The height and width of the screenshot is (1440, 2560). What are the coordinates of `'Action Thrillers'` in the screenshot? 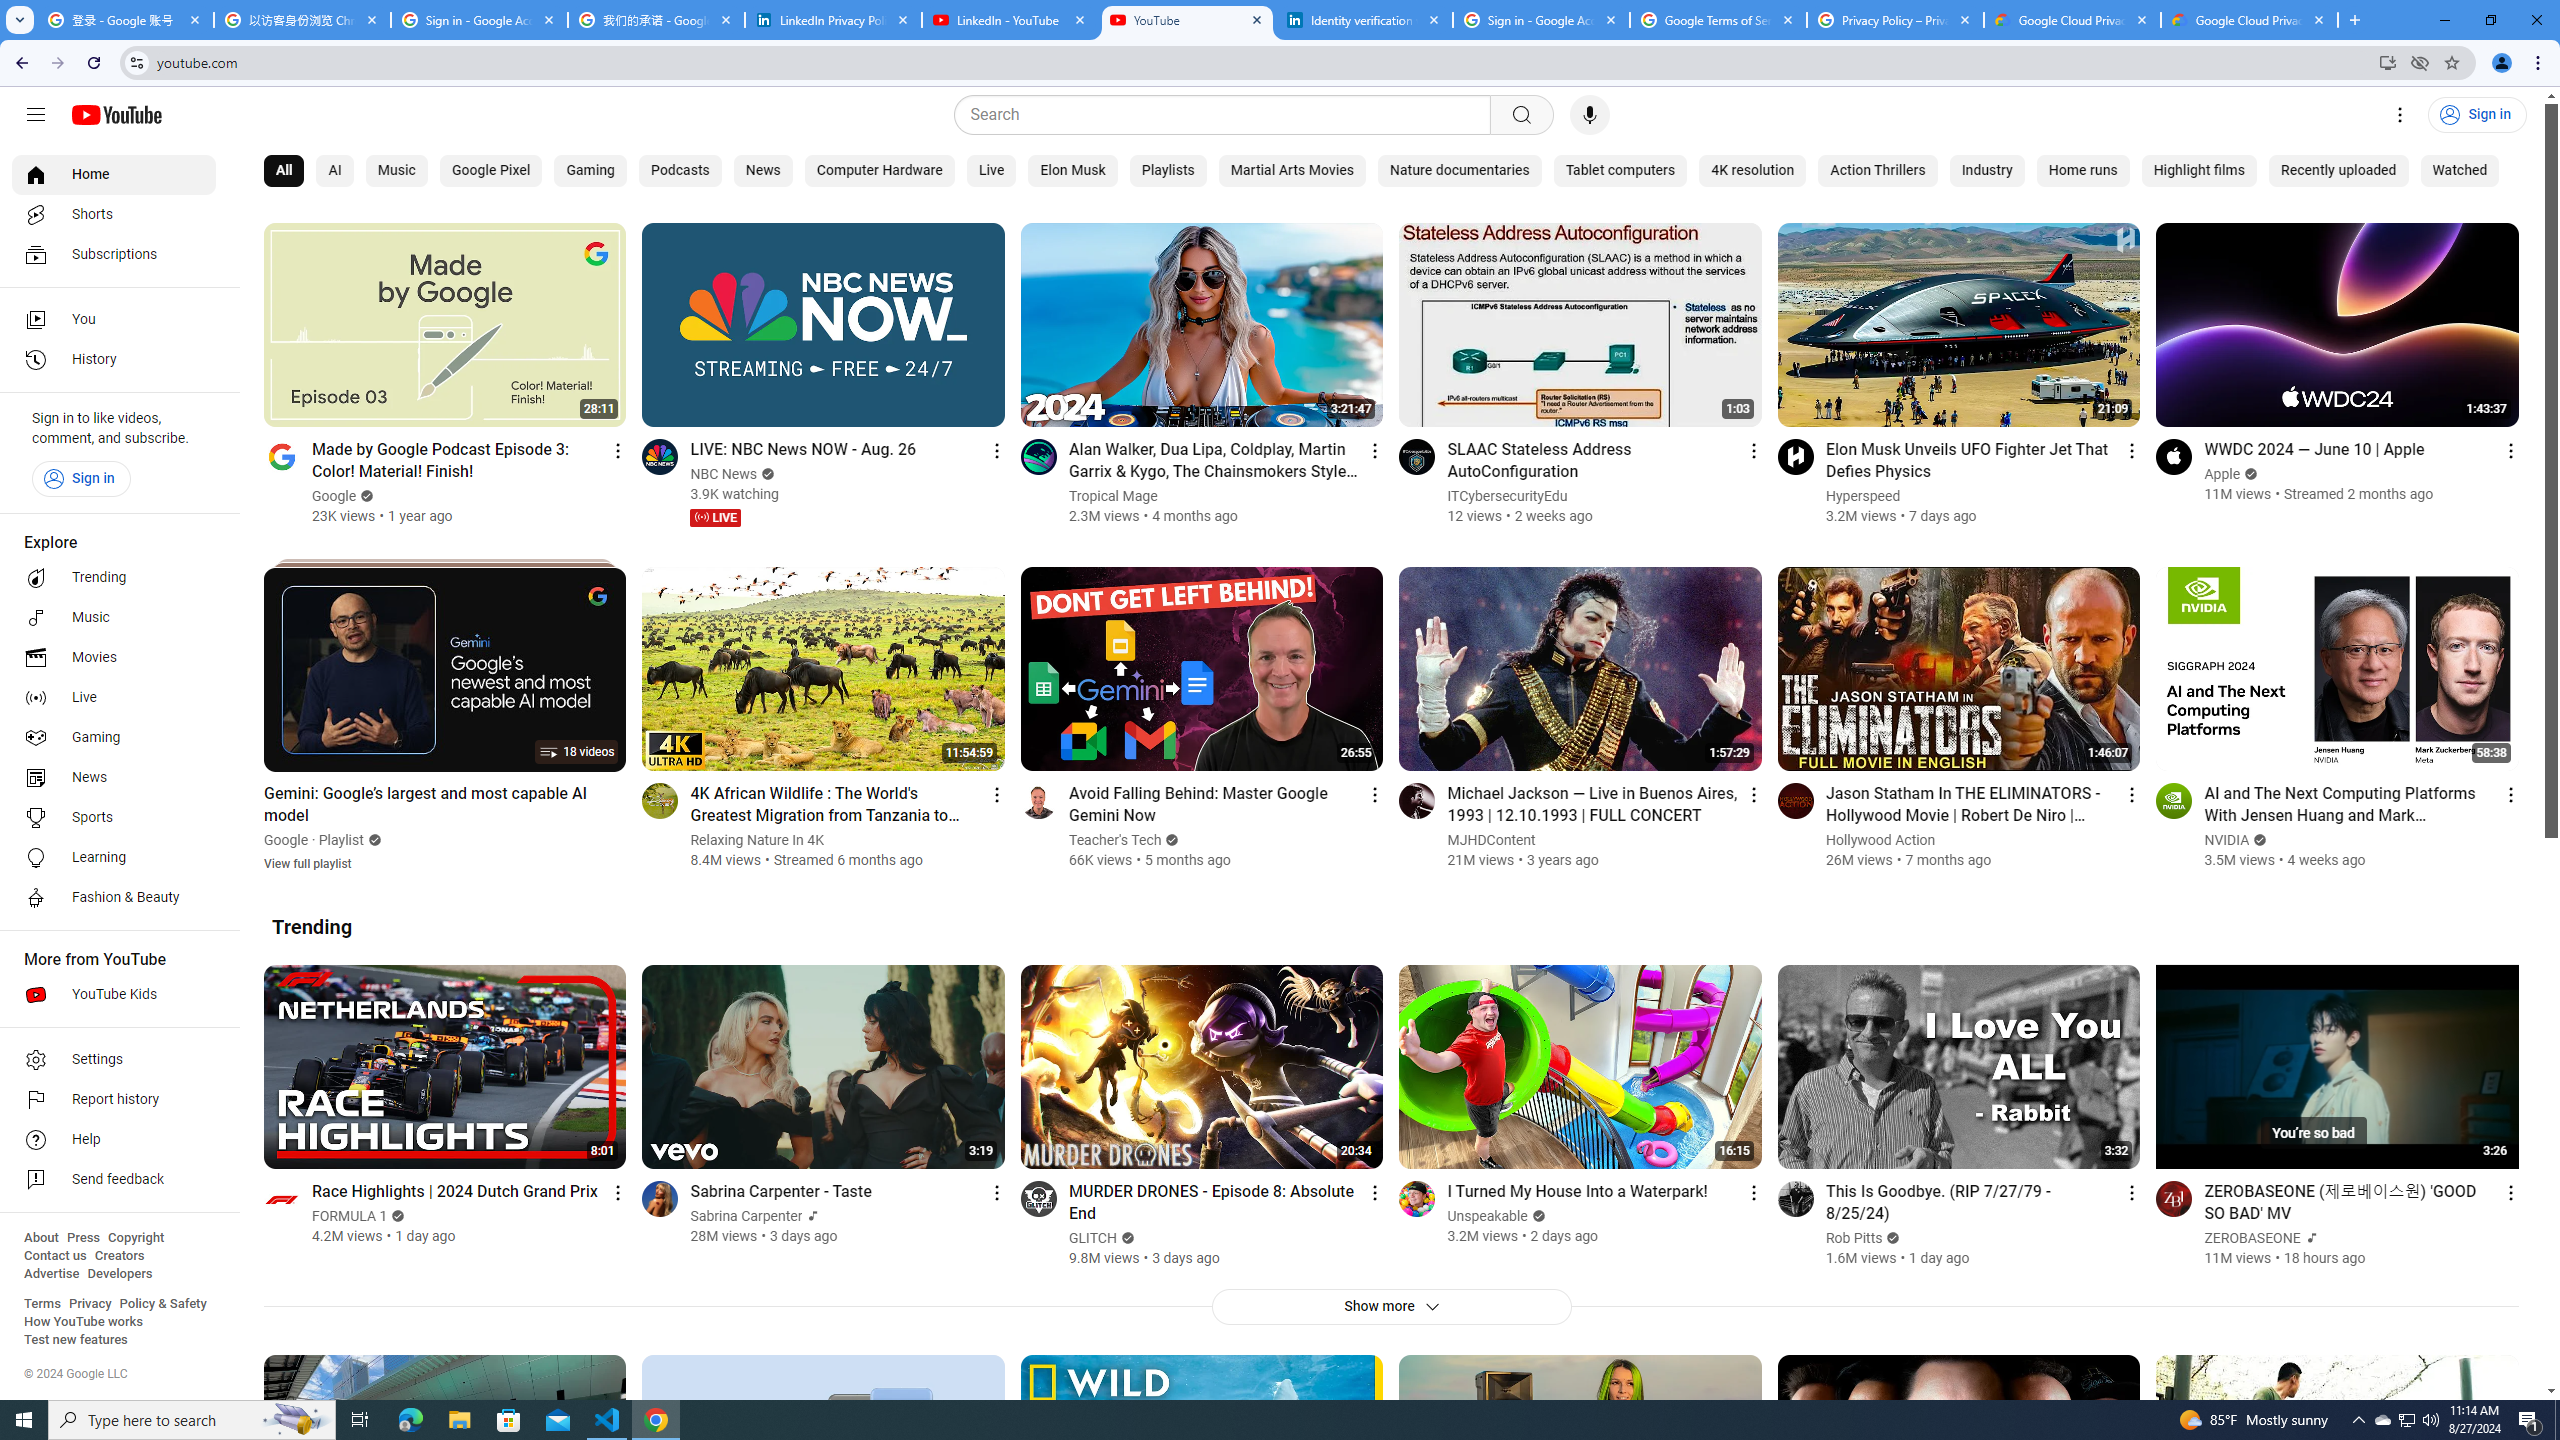 It's located at (1876, 171).